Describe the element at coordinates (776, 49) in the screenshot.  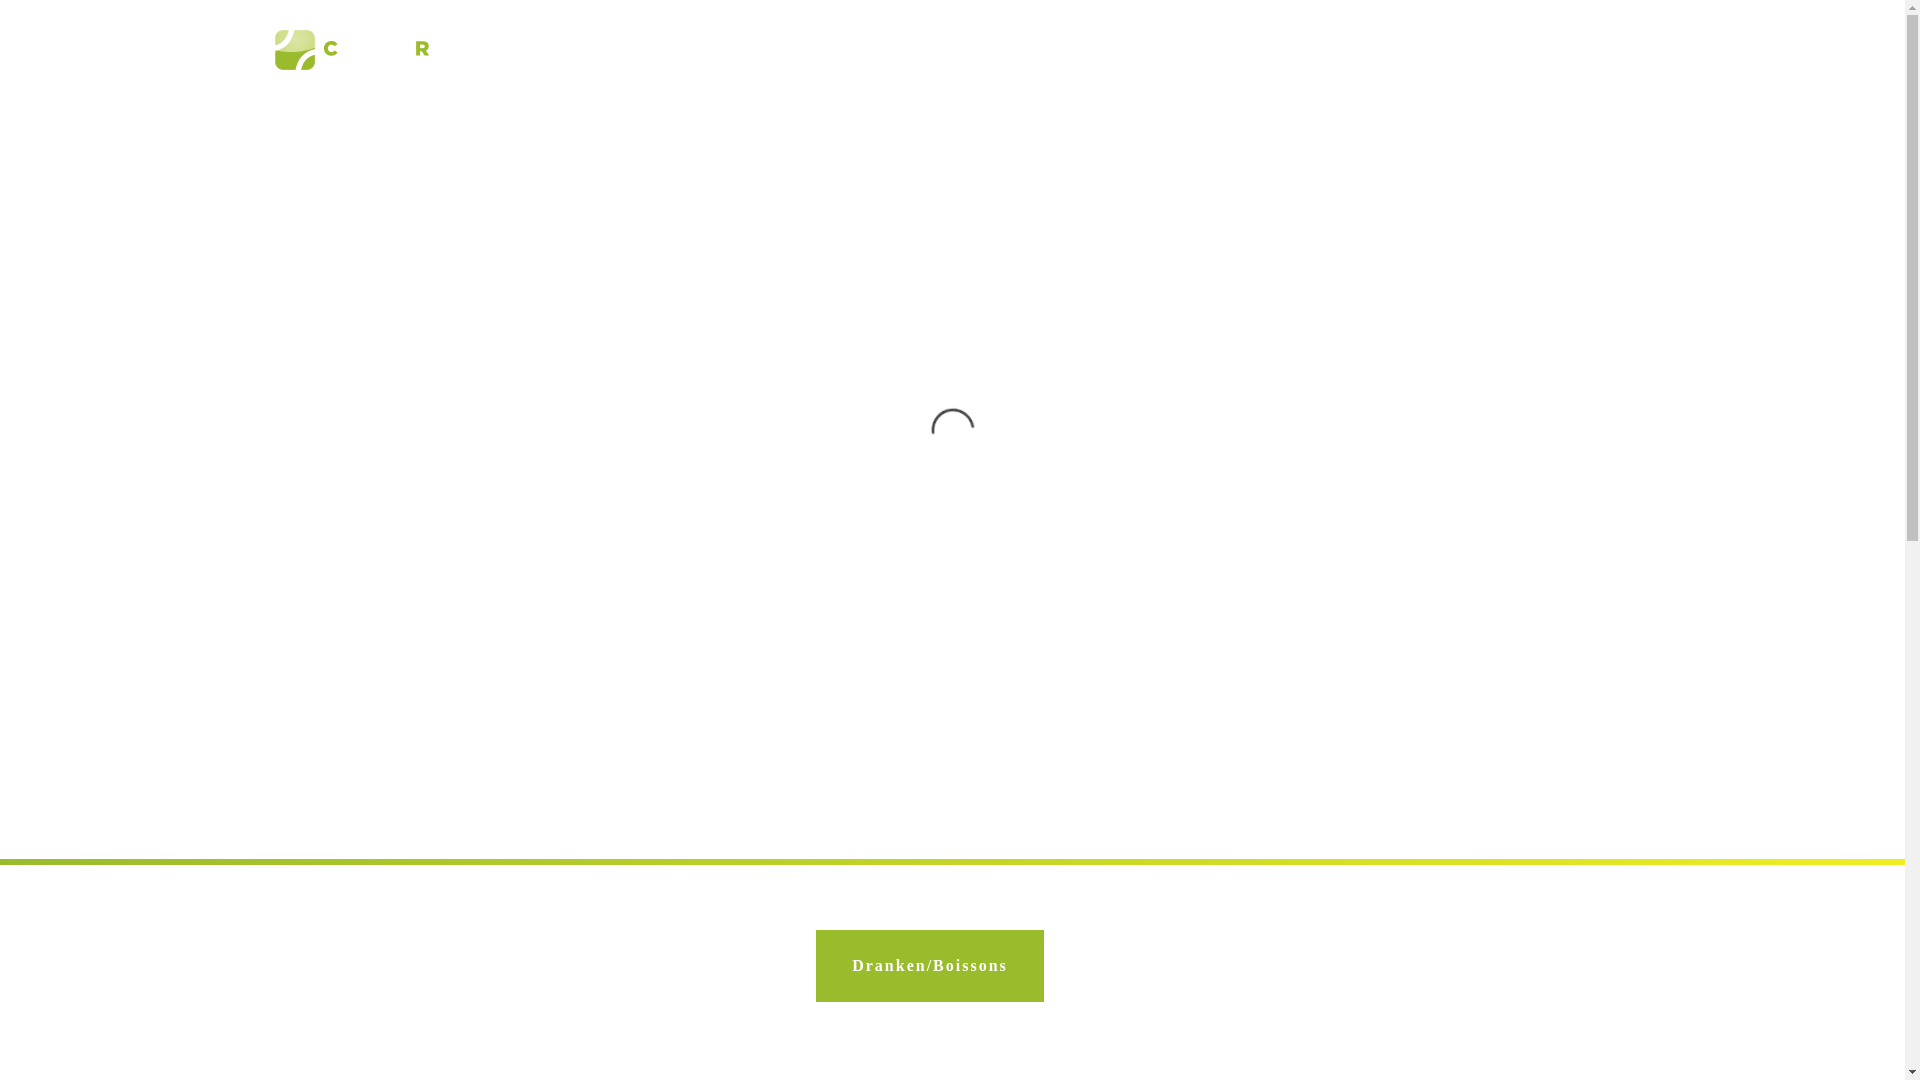
I see `'LESSEN'` at that location.